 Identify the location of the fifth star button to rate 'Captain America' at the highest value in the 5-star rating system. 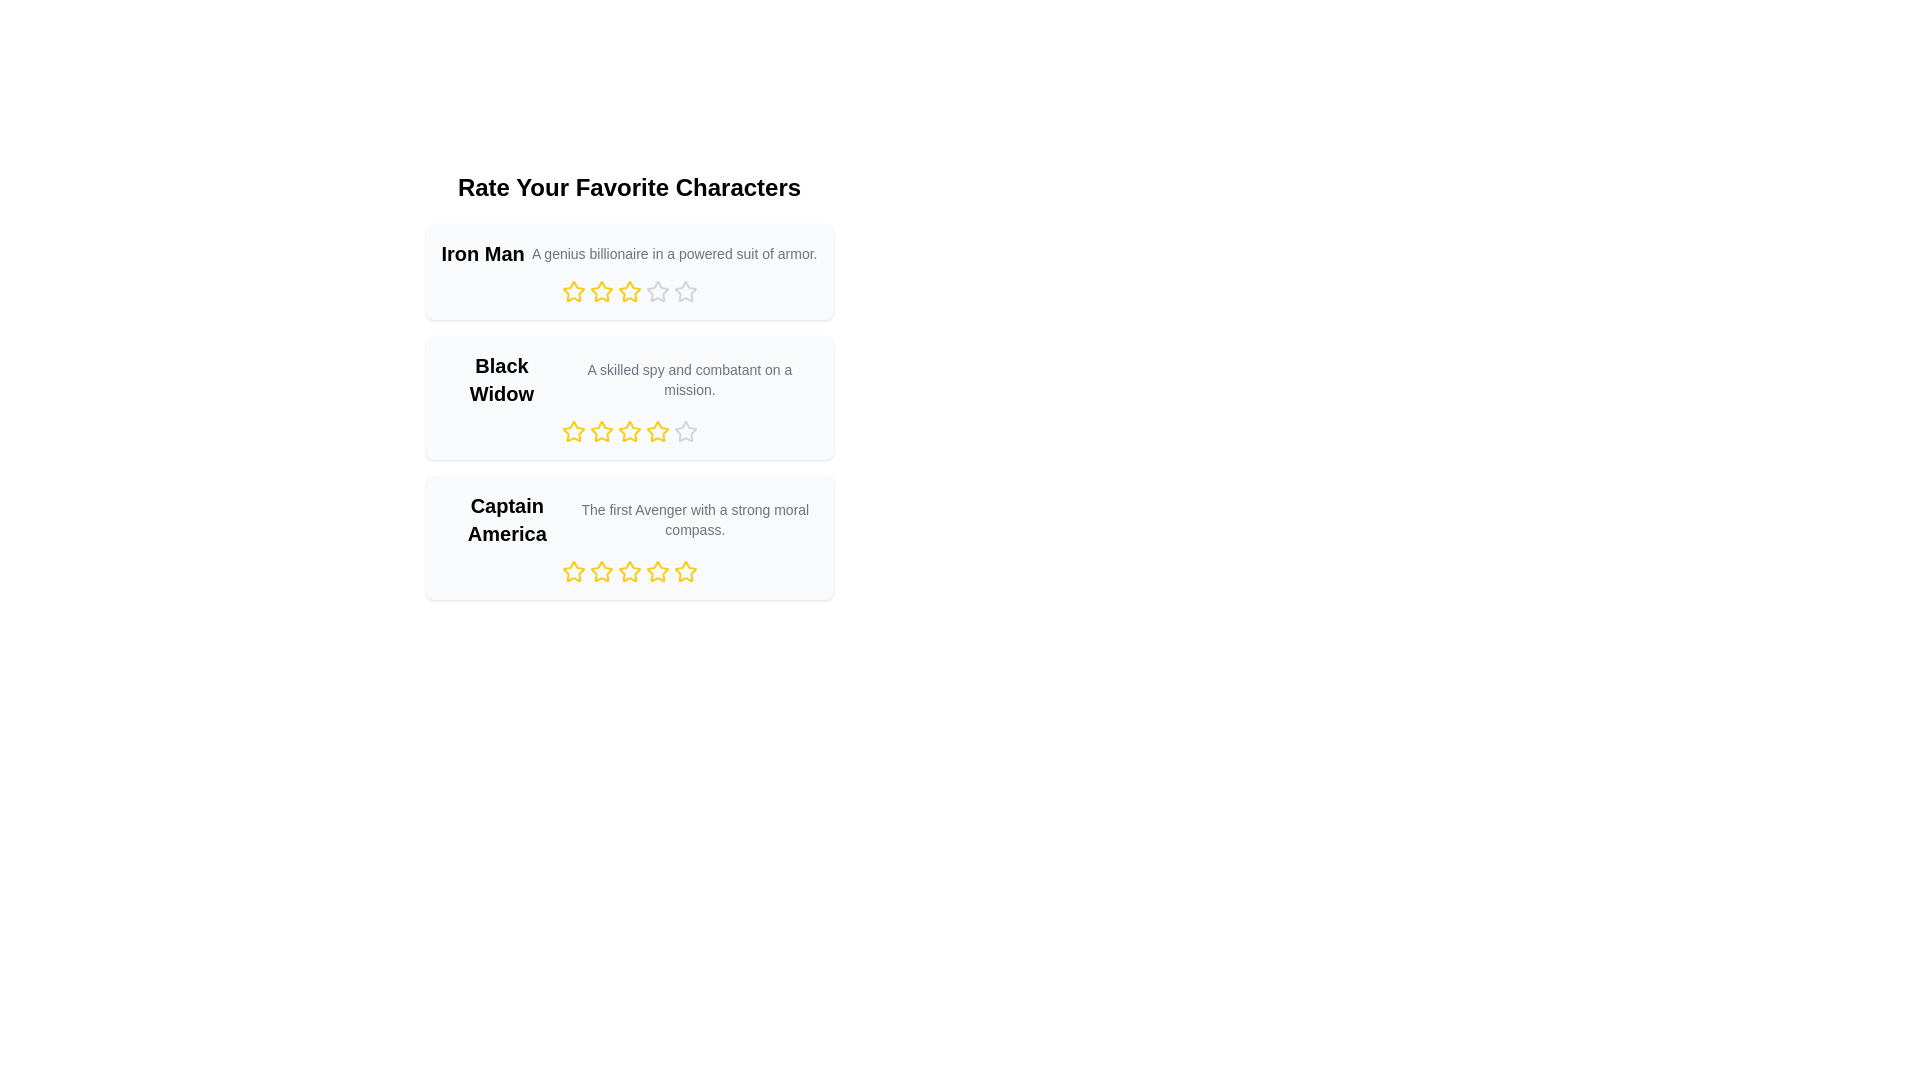
(685, 571).